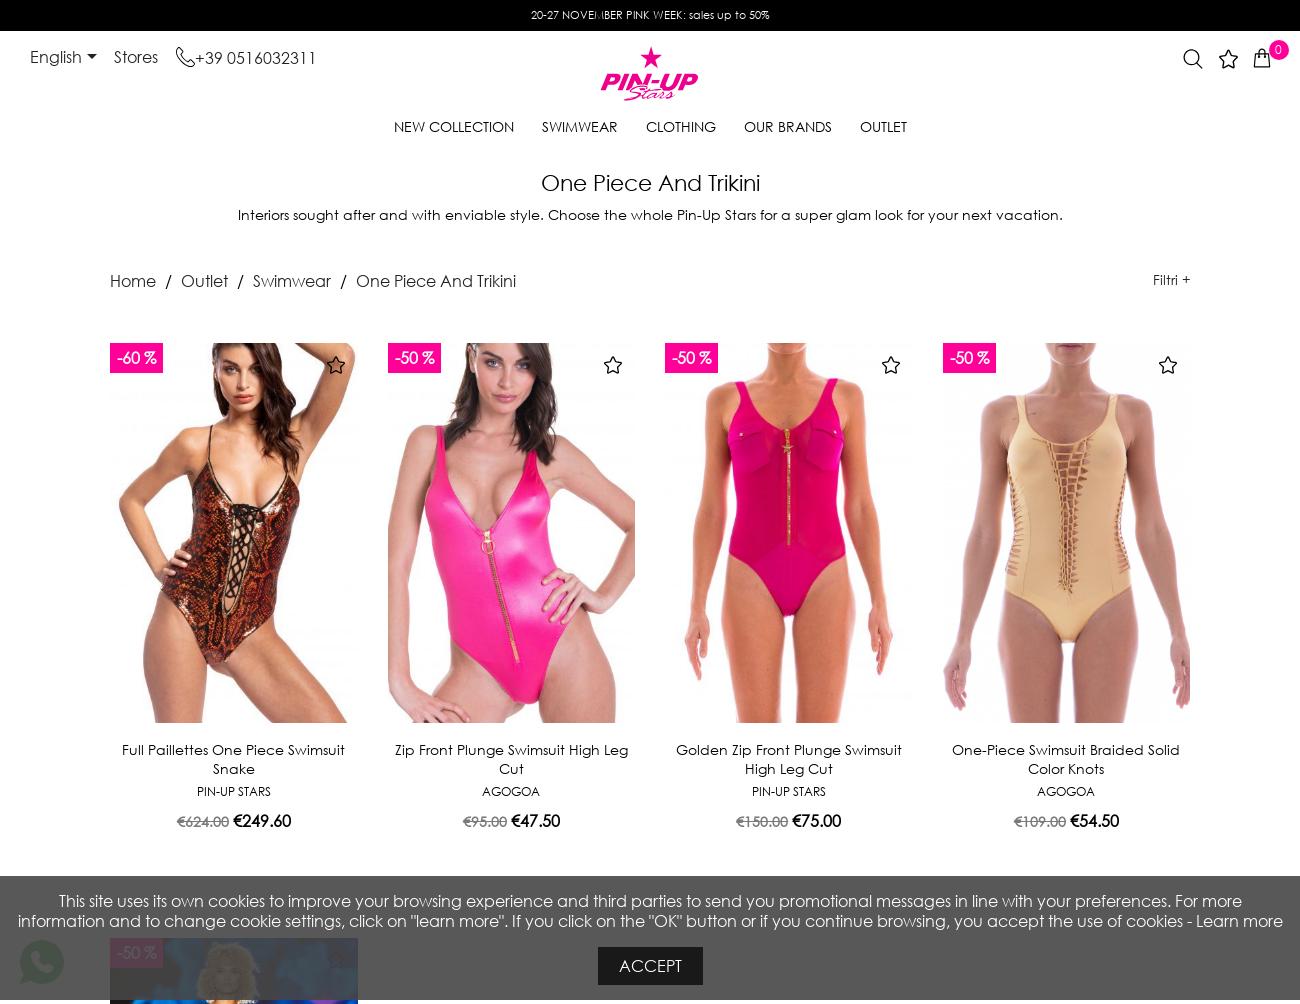  What do you see at coordinates (135, 357) in the screenshot?
I see `'-60 %'` at bounding box center [135, 357].